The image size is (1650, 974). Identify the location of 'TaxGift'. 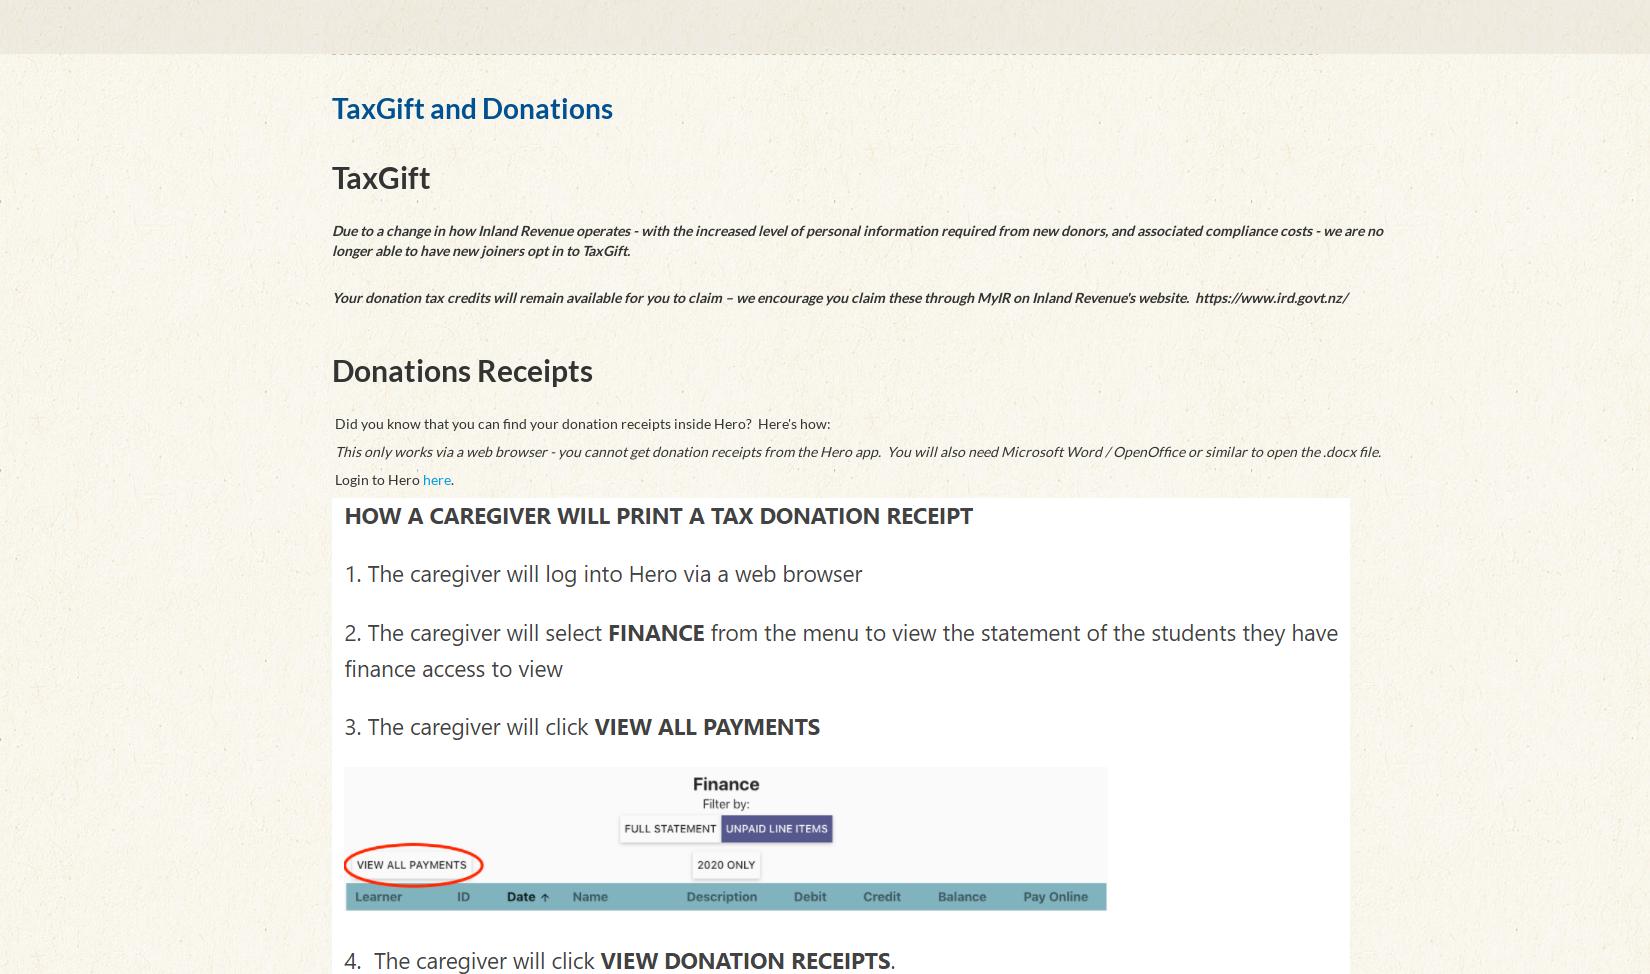
(381, 176).